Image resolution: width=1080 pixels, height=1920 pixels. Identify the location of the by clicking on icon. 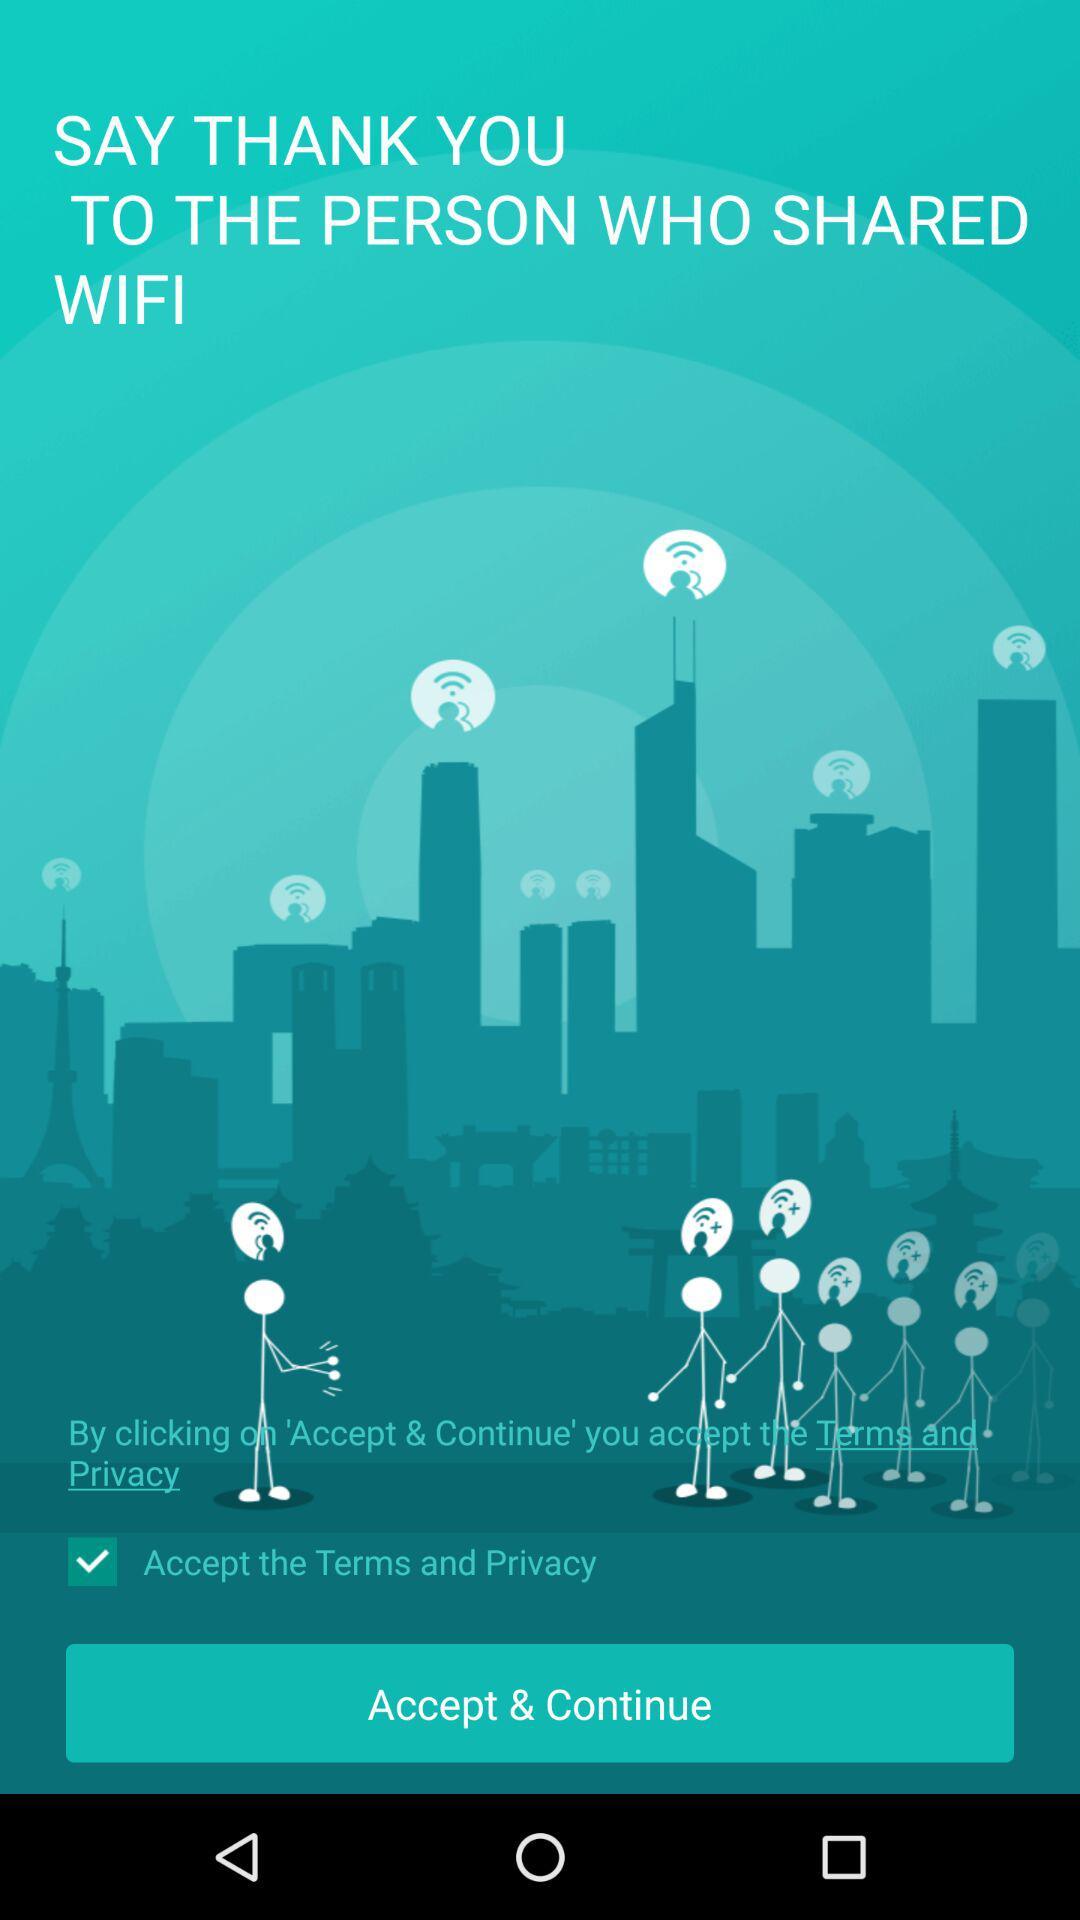
(540, 1451).